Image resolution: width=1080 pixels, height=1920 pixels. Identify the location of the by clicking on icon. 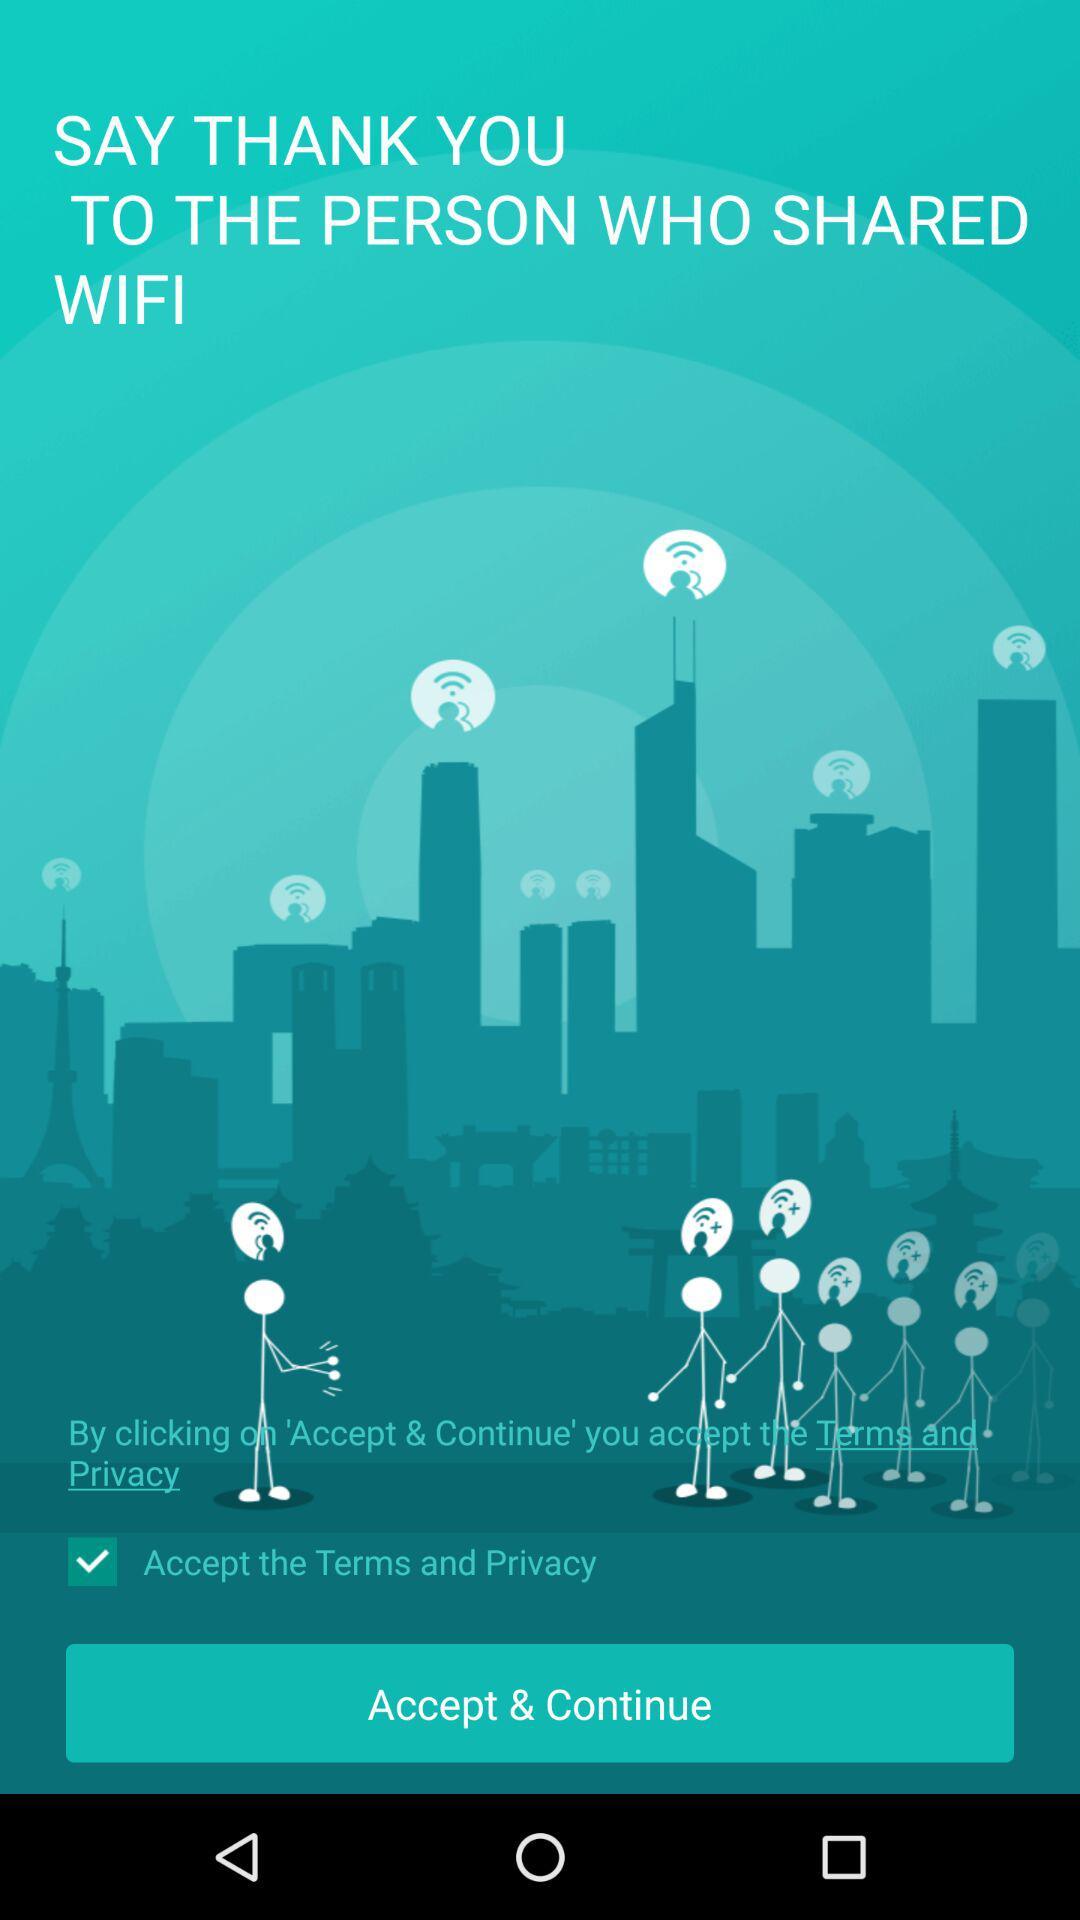
(540, 1451).